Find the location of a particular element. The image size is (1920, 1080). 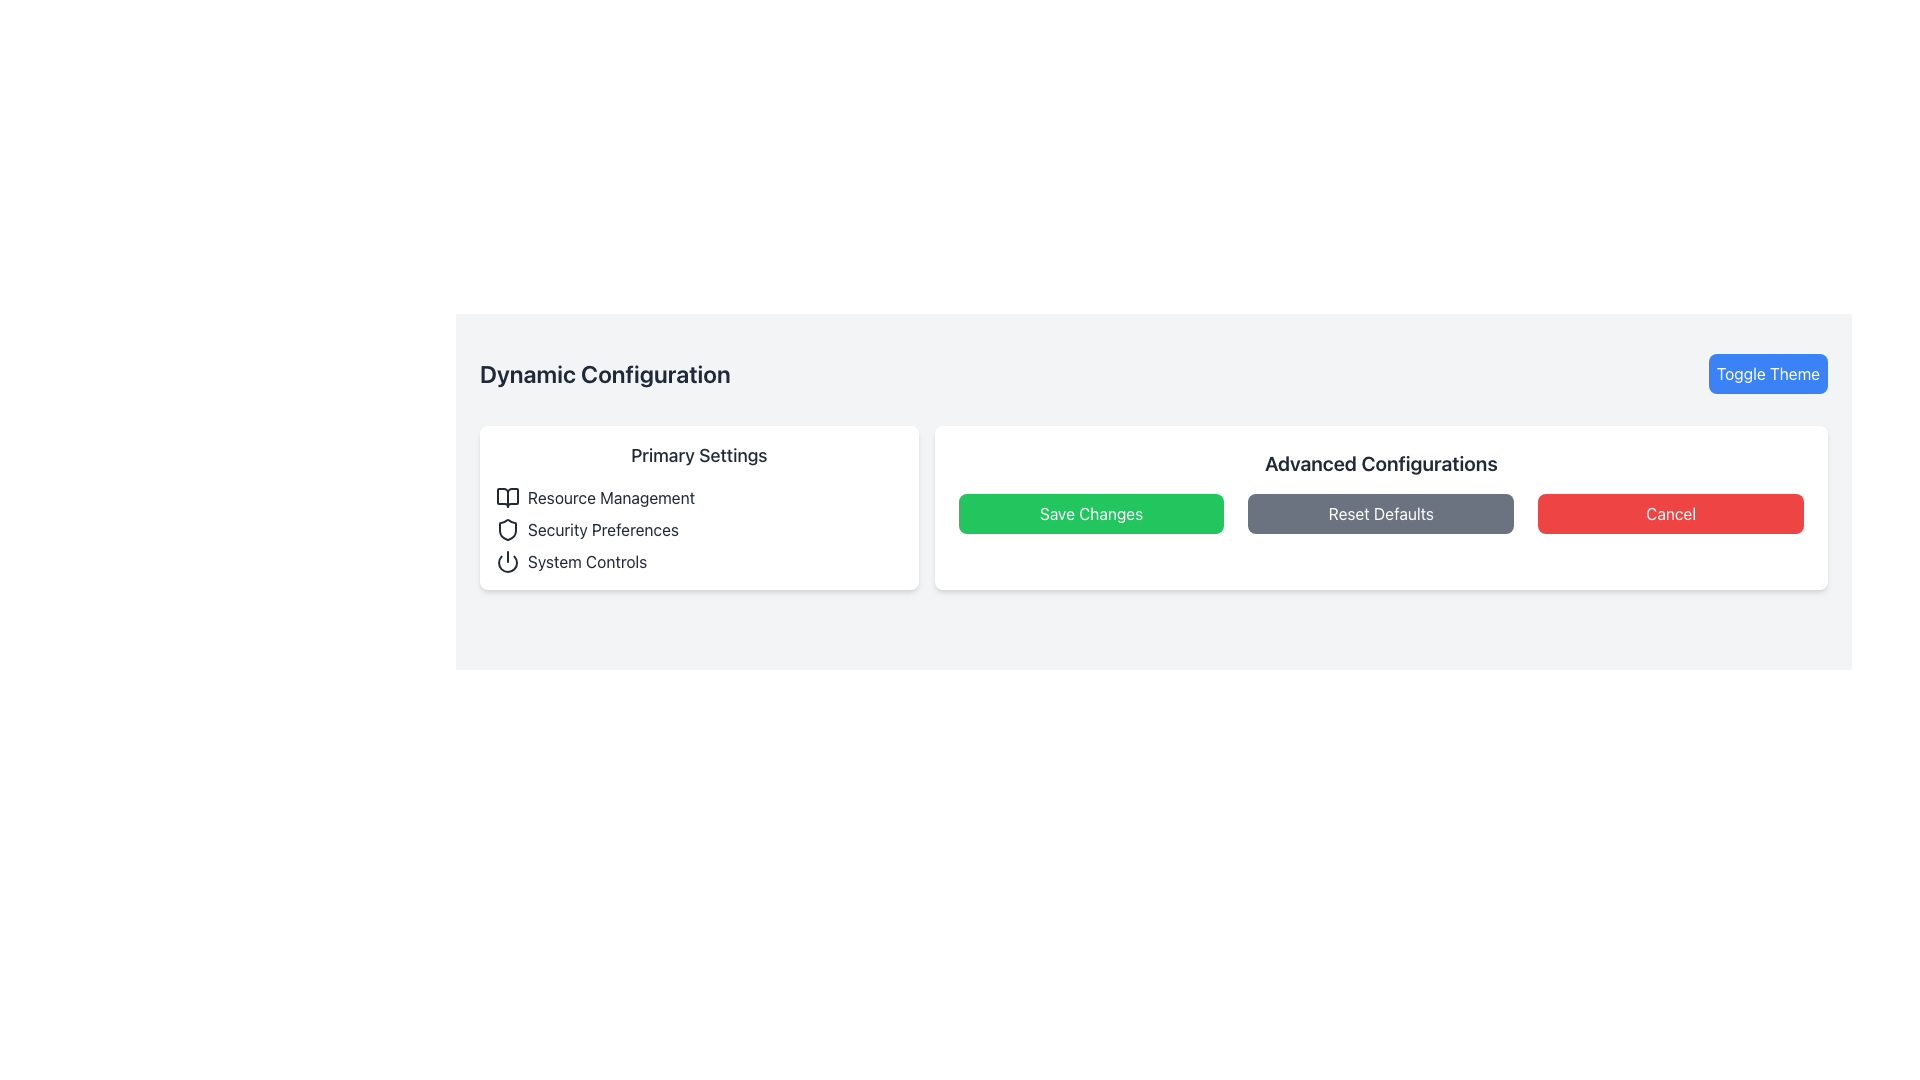

the 'Save Changes' button with a bright green background and white text to observe a color change is located at coordinates (1090, 512).